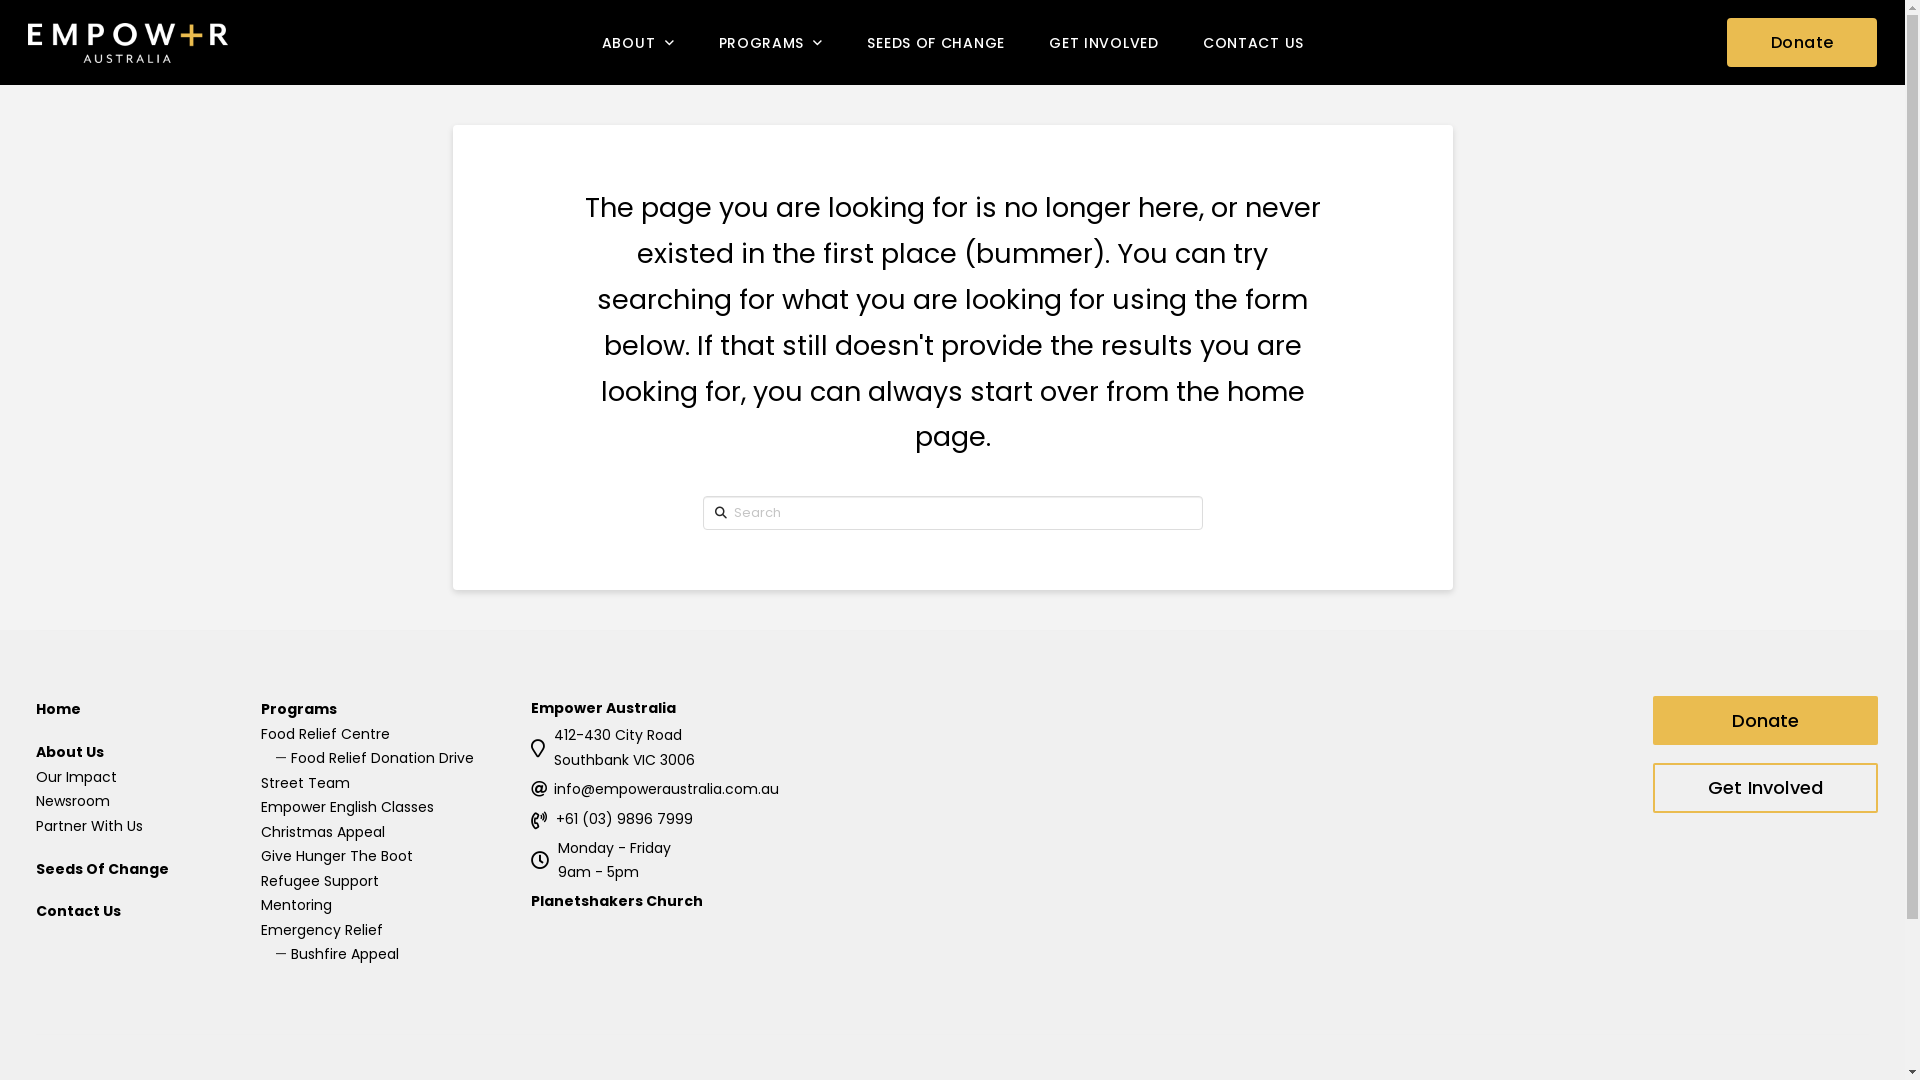 The width and height of the screenshot is (1920, 1080). Describe the element at coordinates (1801, 42) in the screenshot. I see `'Donate'` at that location.